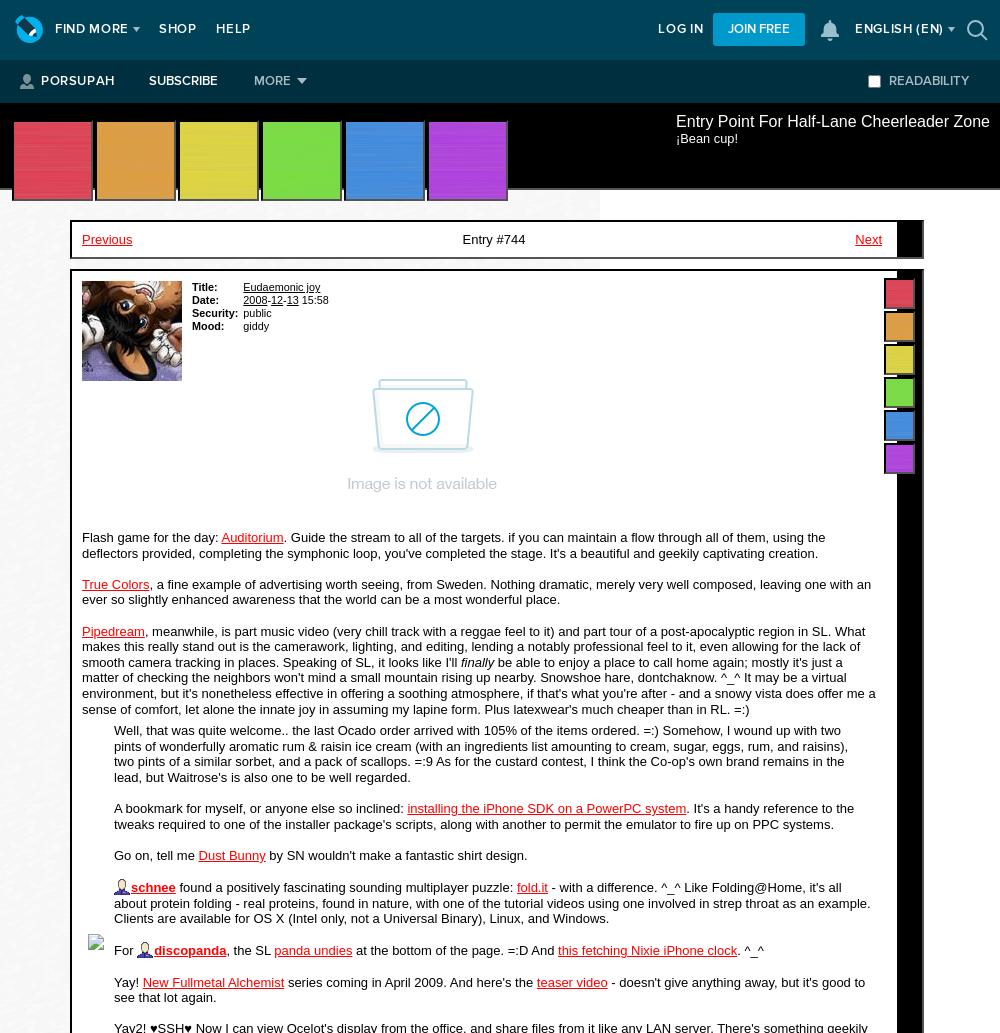  Describe the element at coordinates (472, 645) in the screenshot. I see `', meanwhile, is part music video (very chill track with a reggae feel to it) and part tour of a post-apocalyptic region in SL. What makes this really stand out is the camerawork, lighting, and editing, lending a notably professional feel to it, even allowing for the lack of smooth camera tracking in places. Speaking of SL, it looks like I'll'` at that location.